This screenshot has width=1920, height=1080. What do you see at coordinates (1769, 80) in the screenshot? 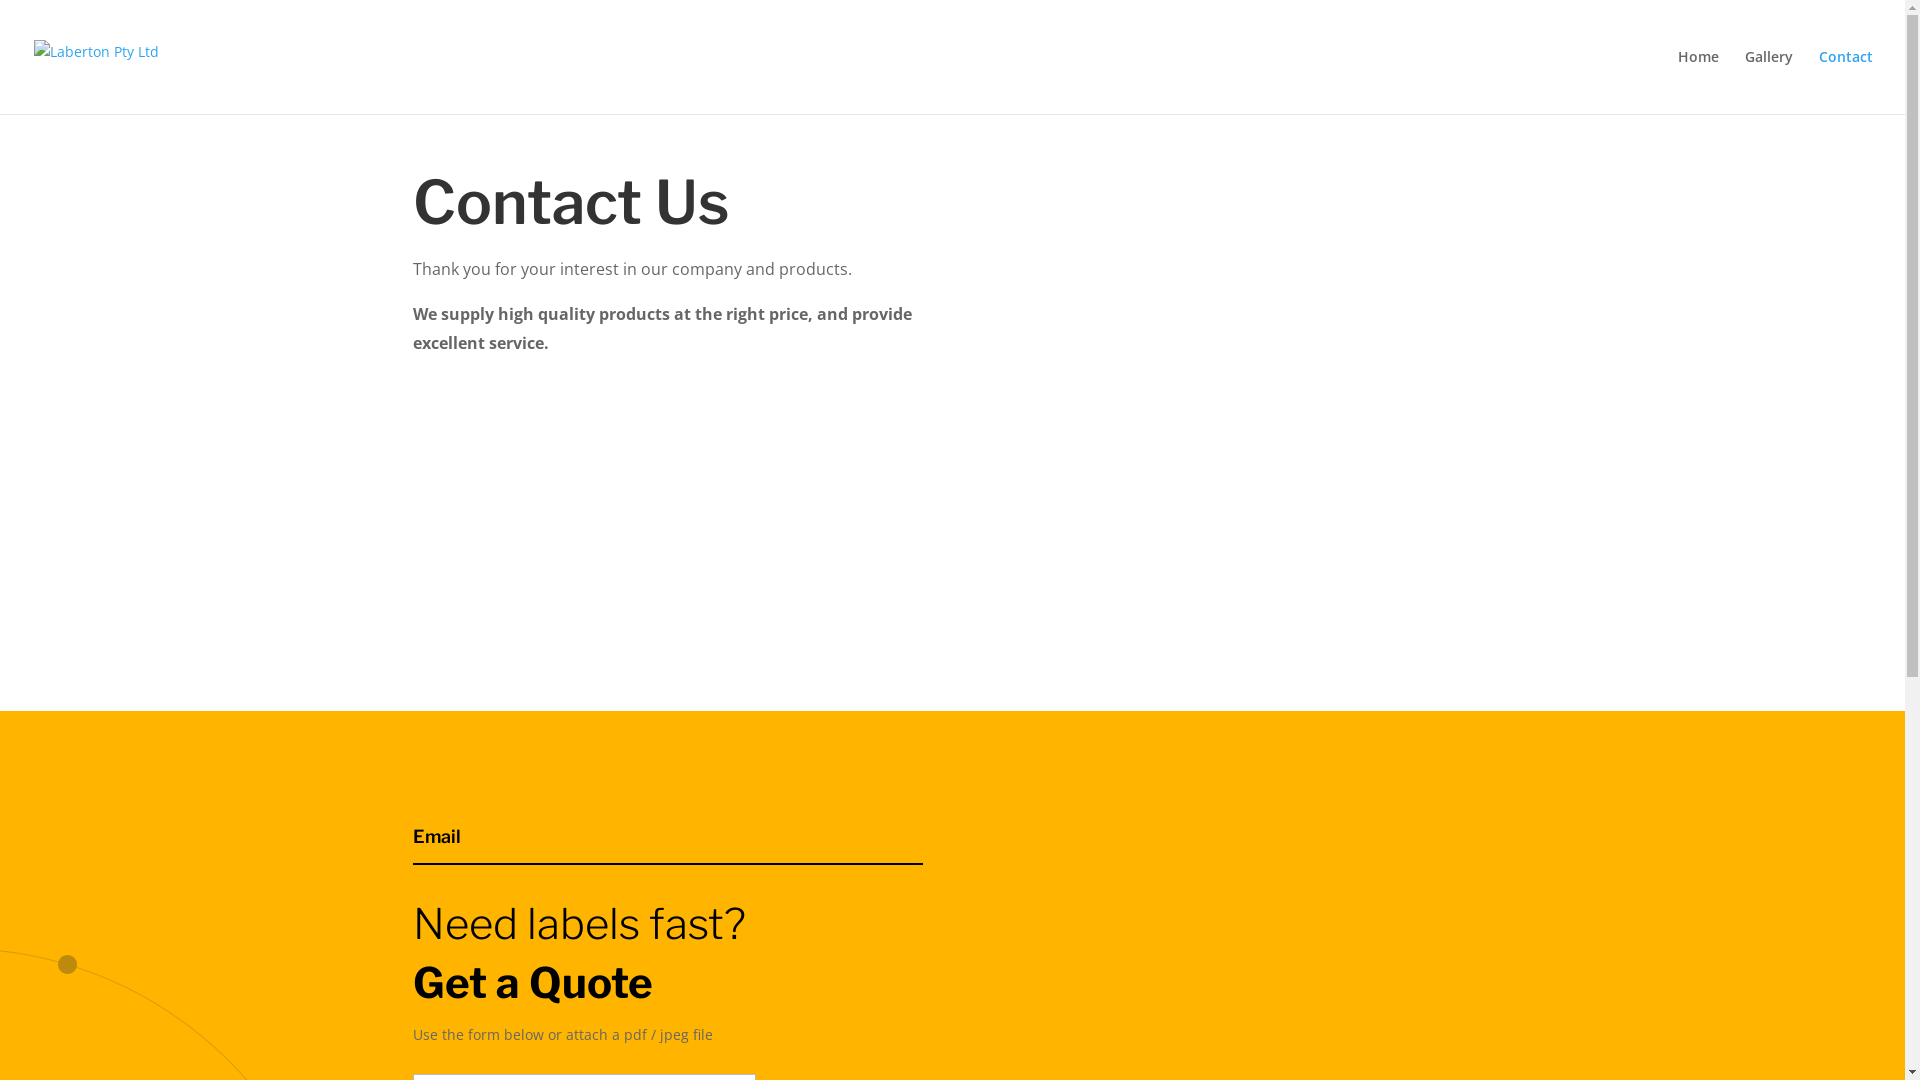
I see `'Gallery'` at bounding box center [1769, 80].